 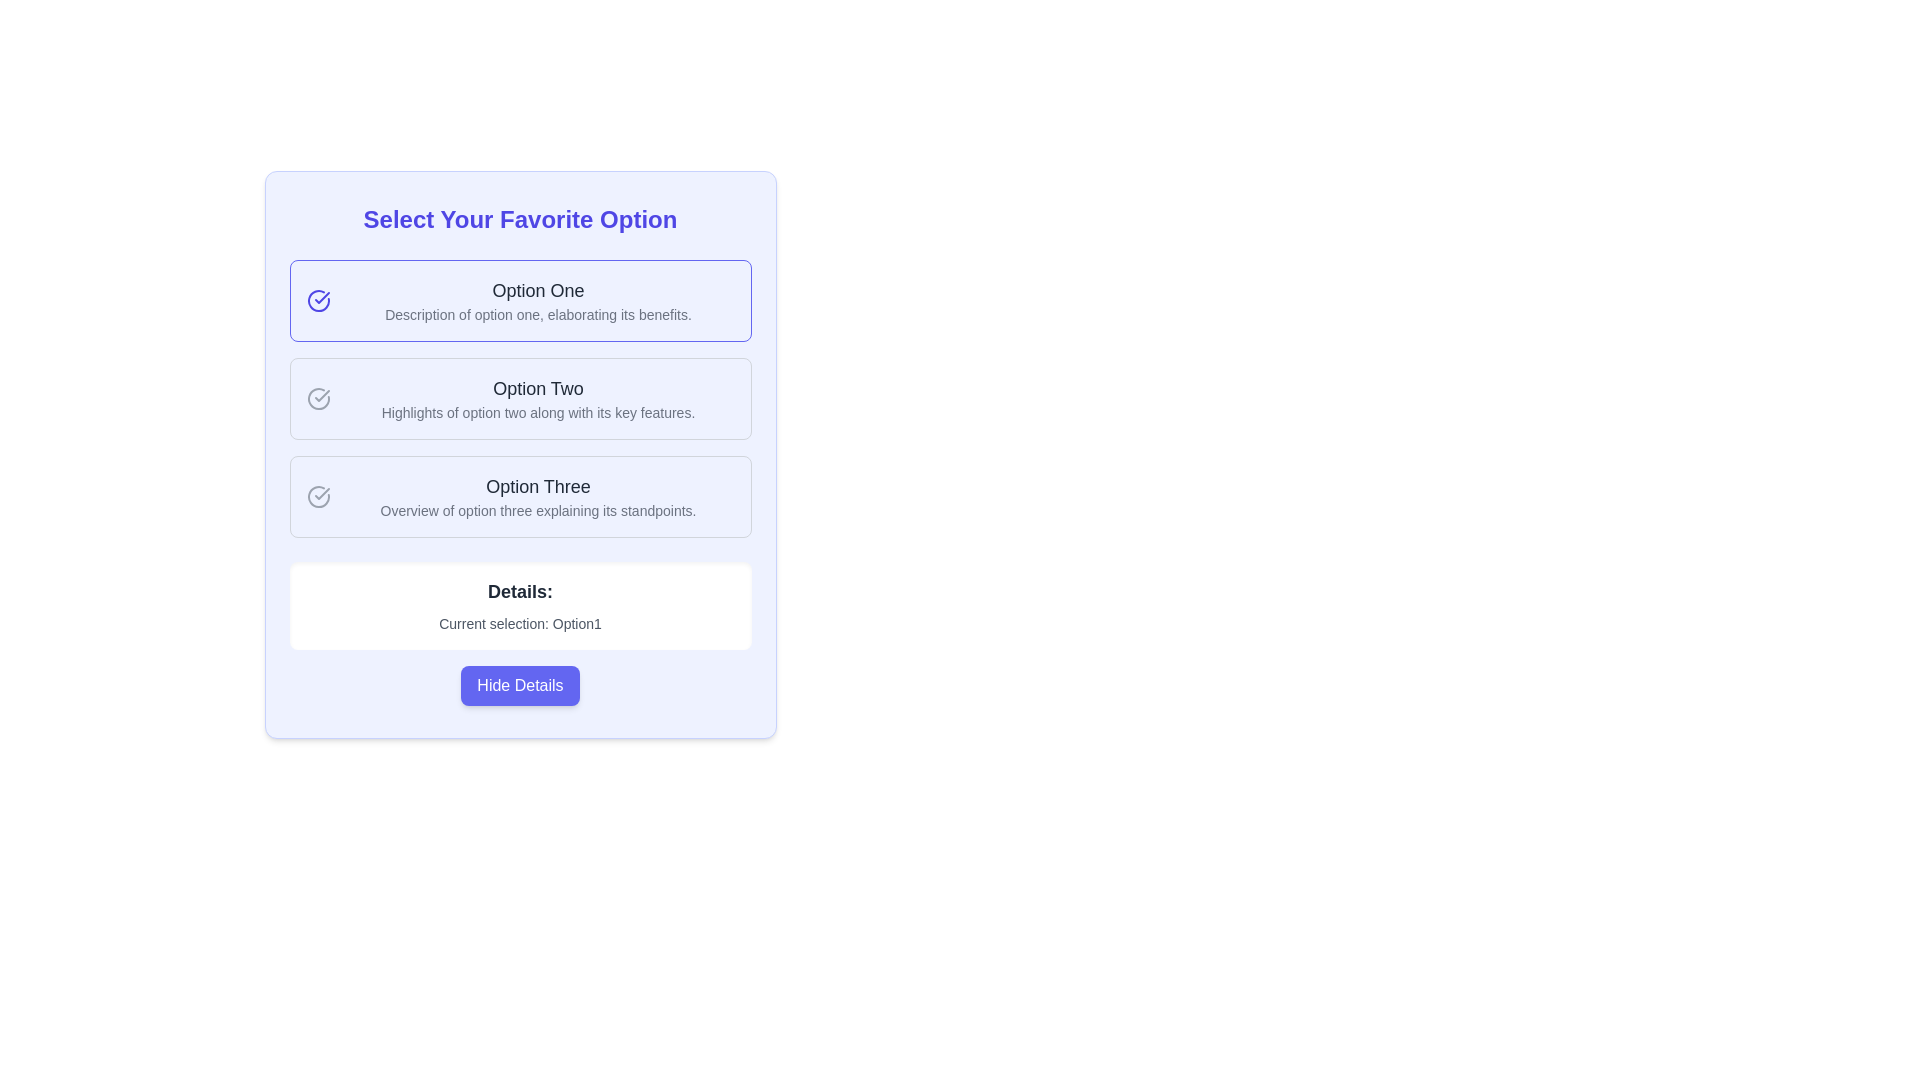 What do you see at coordinates (520, 685) in the screenshot?
I see `the prominently styled button with rounded corners, blue background, and white text reading 'Hide Details'` at bounding box center [520, 685].